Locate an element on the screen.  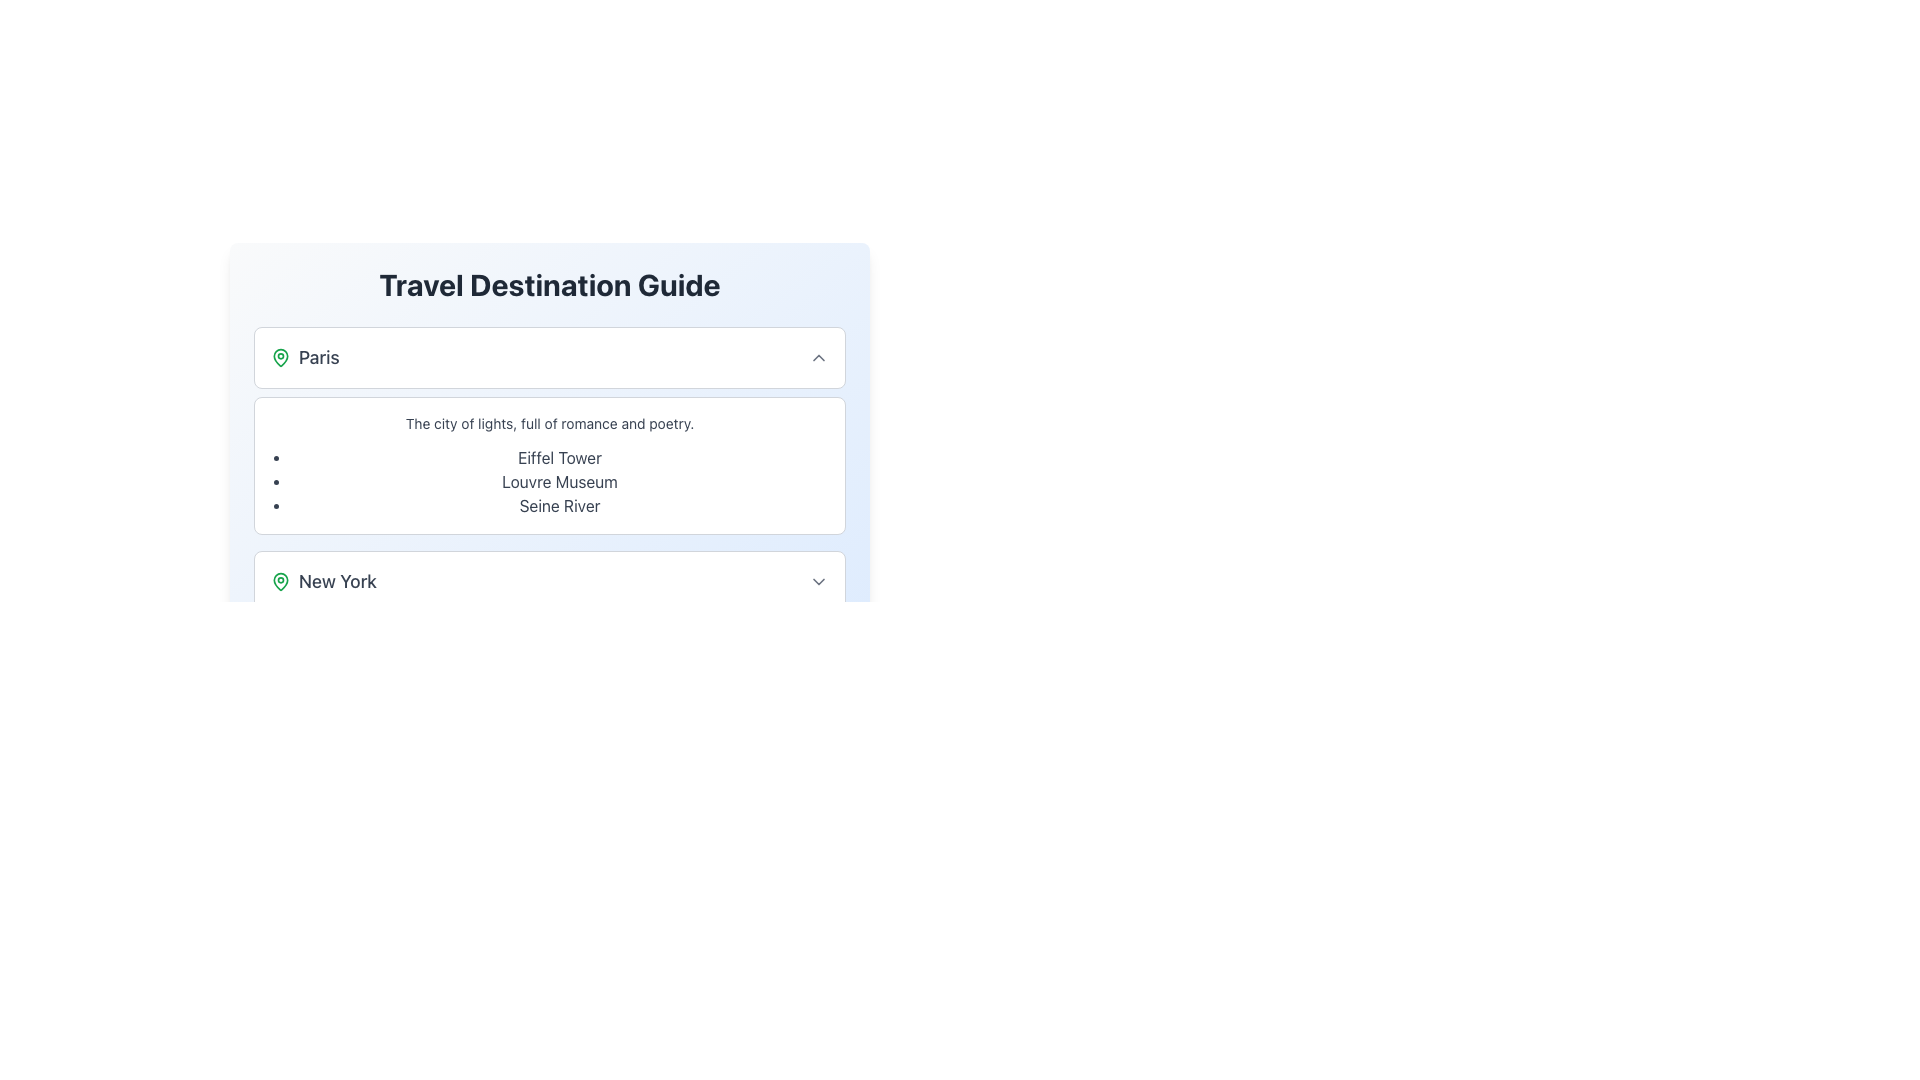
the text label displaying 'Paris' which is styled with medium-weight gray text and paired with a green map pin icon to its left, located within a white card-like background is located at coordinates (304, 357).